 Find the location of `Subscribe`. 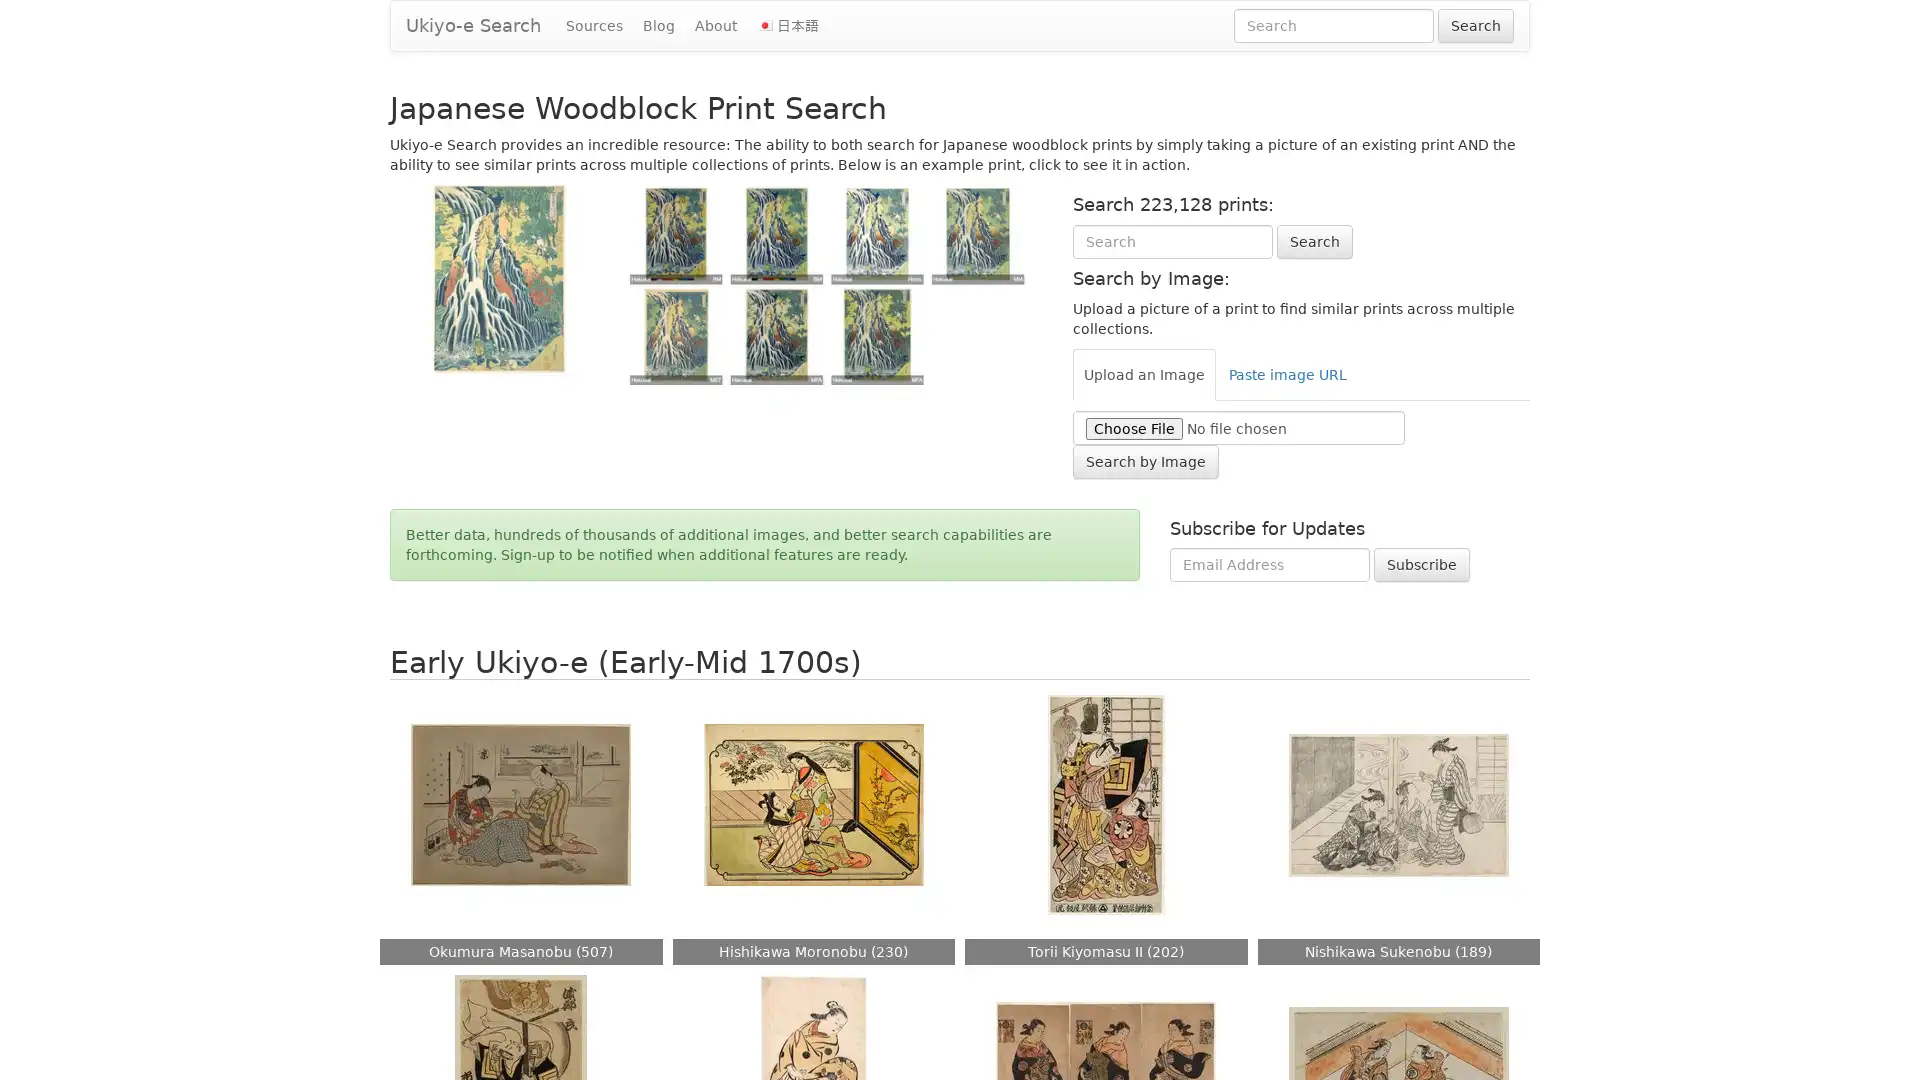

Subscribe is located at coordinates (1420, 564).